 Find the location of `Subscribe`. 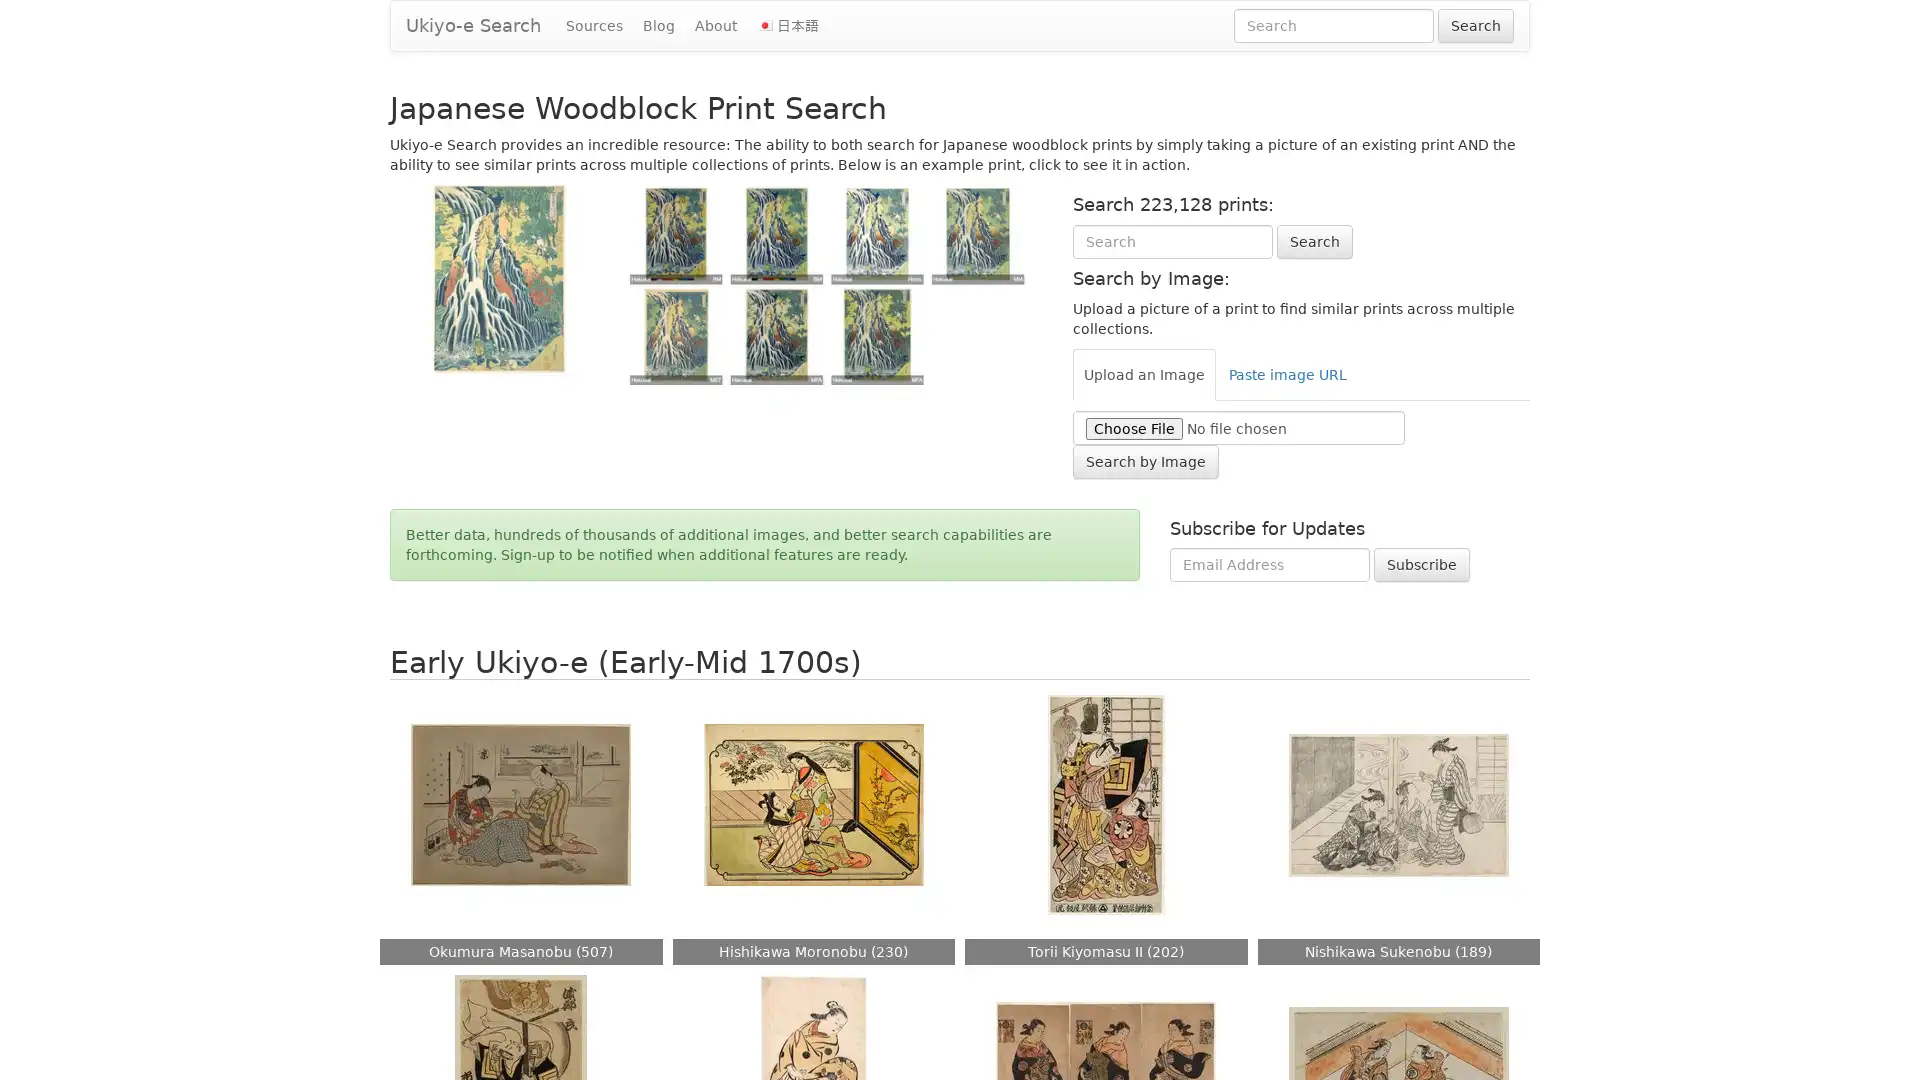

Subscribe is located at coordinates (1420, 564).